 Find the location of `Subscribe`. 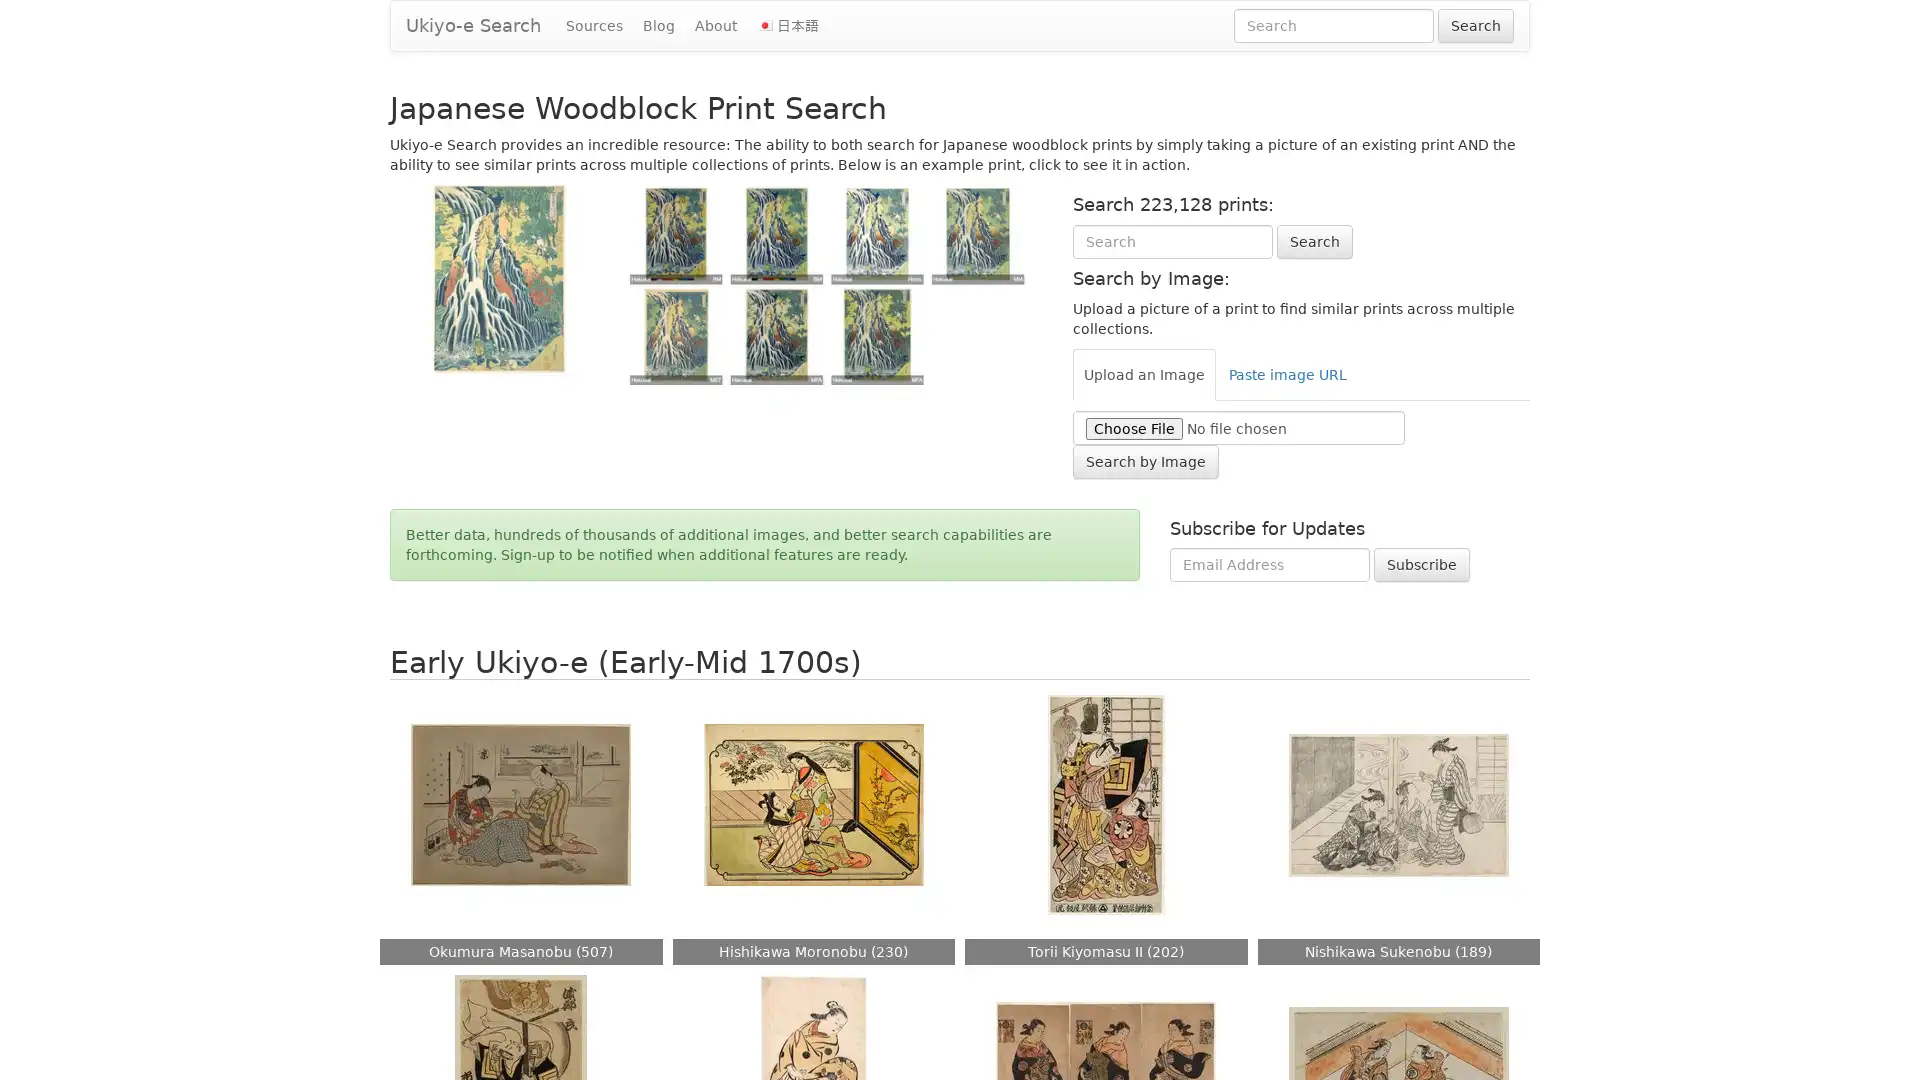

Subscribe is located at coordinates (1420, 564).